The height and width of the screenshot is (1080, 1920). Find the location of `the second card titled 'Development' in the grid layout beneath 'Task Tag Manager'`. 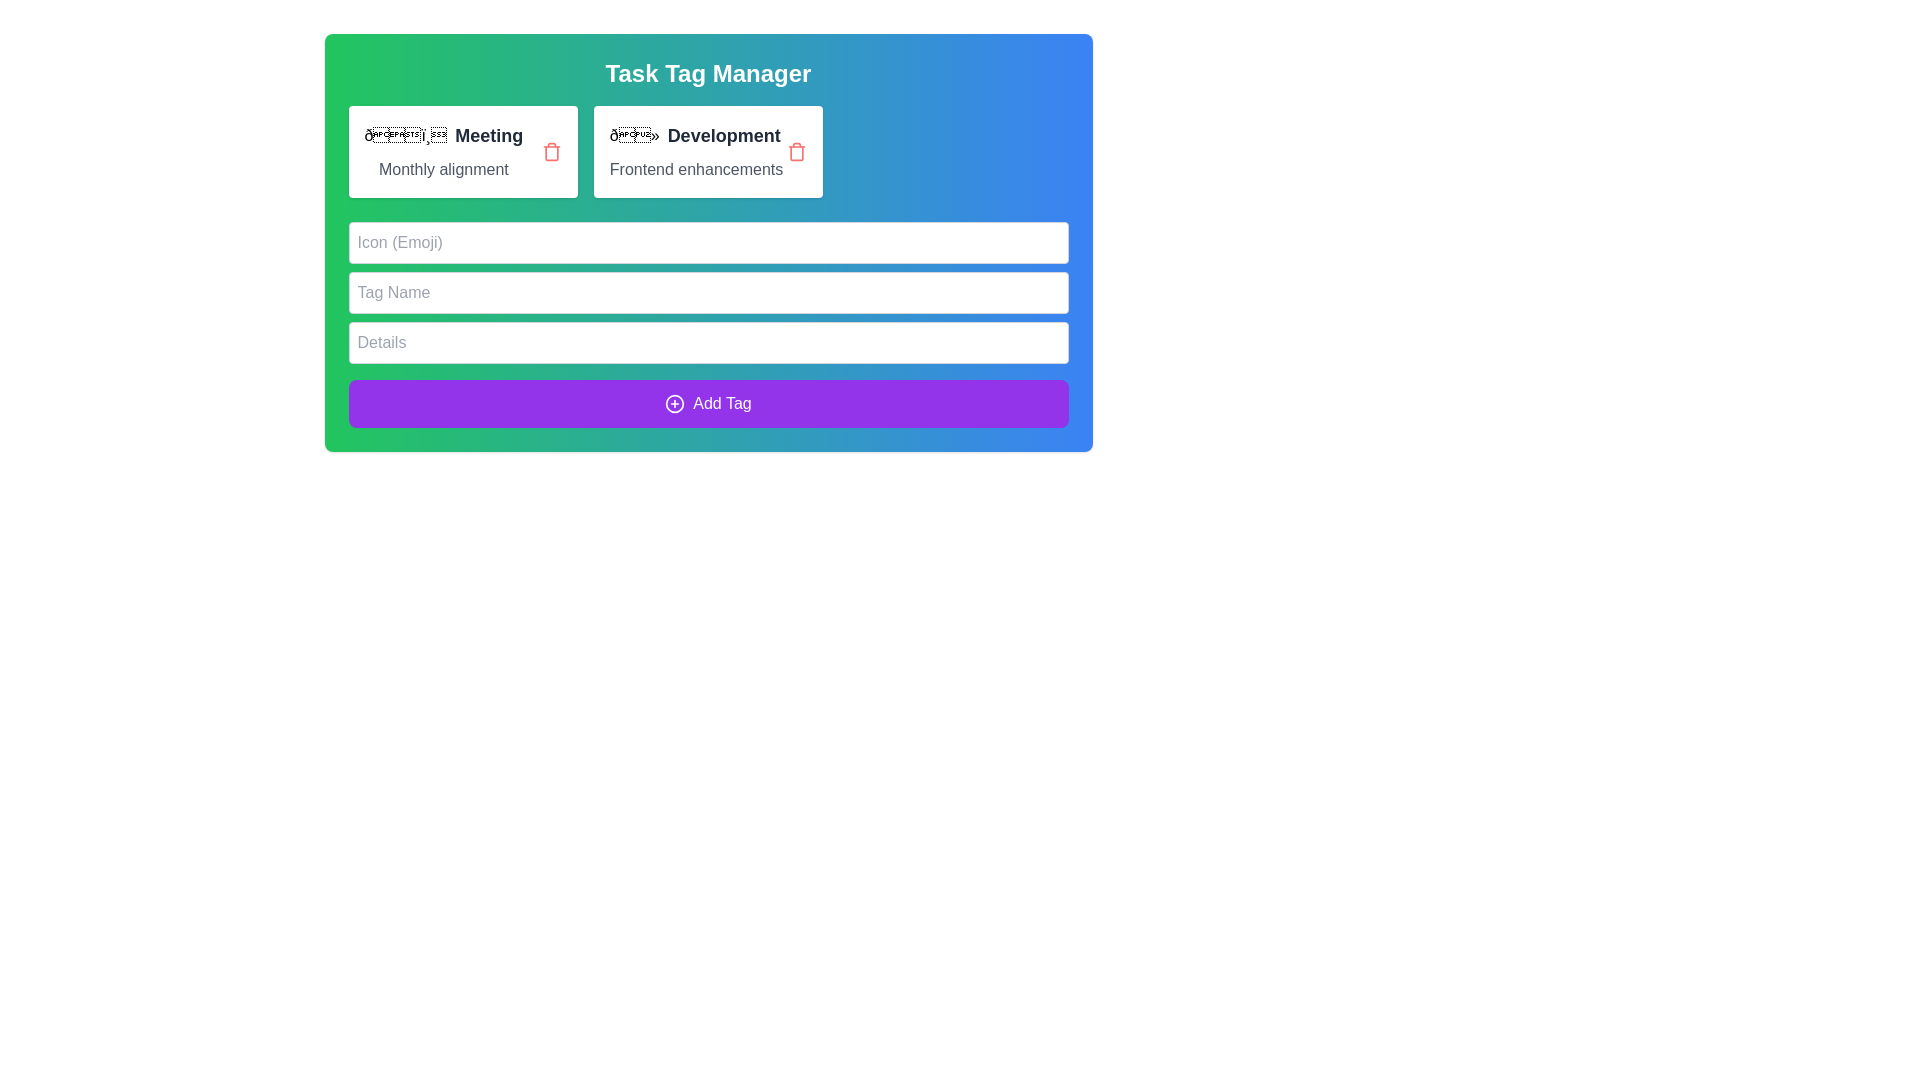

the second card titled 'Development' in the grid layout beneath 'Task Tag Manager' is located at coordinates (708, 150).